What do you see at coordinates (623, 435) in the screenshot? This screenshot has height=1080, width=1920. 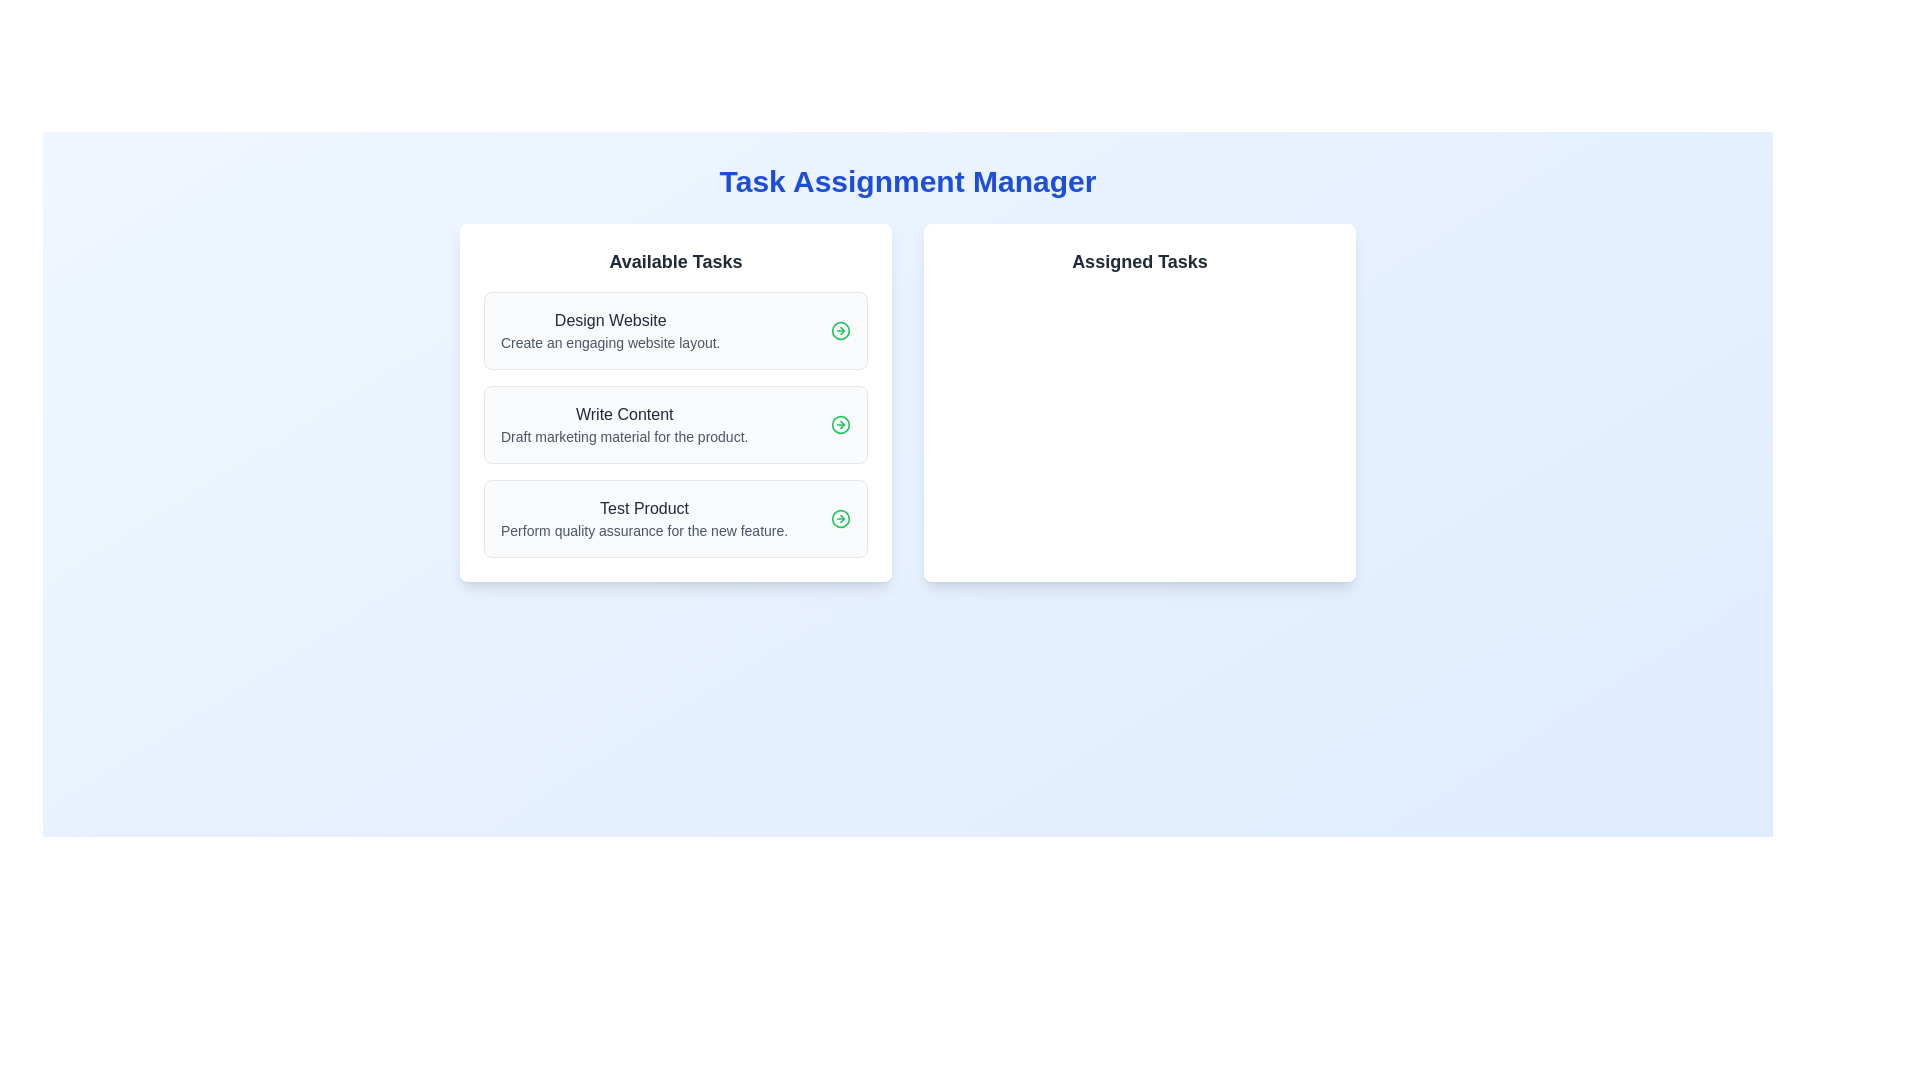 I see `the Text Label that provides descriptive details for the 'Write Content' task, located below 'Write Content' in the 'Available Tasks' section` at bounding box center [623, 435].